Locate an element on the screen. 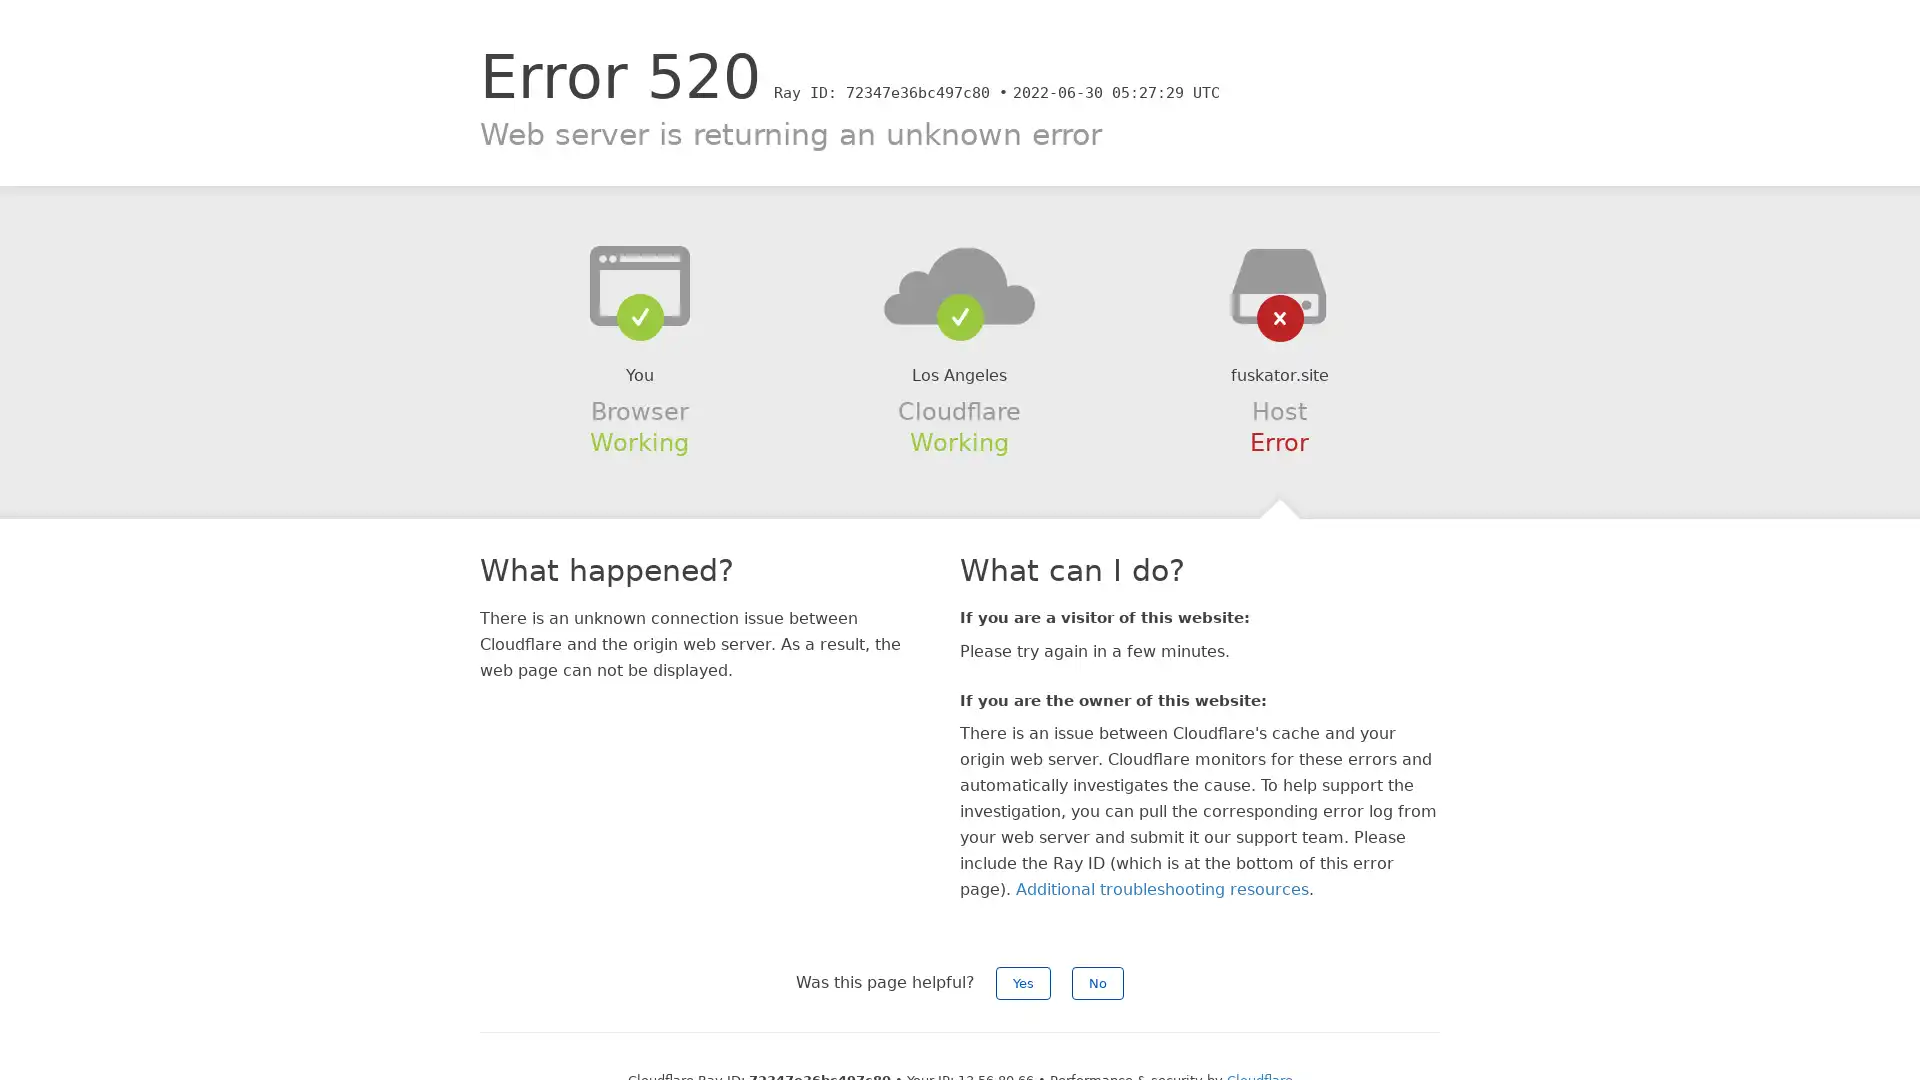 The height and width of the screenshot is (1080, 1920). Yes is located at coordinates (1023, 982).